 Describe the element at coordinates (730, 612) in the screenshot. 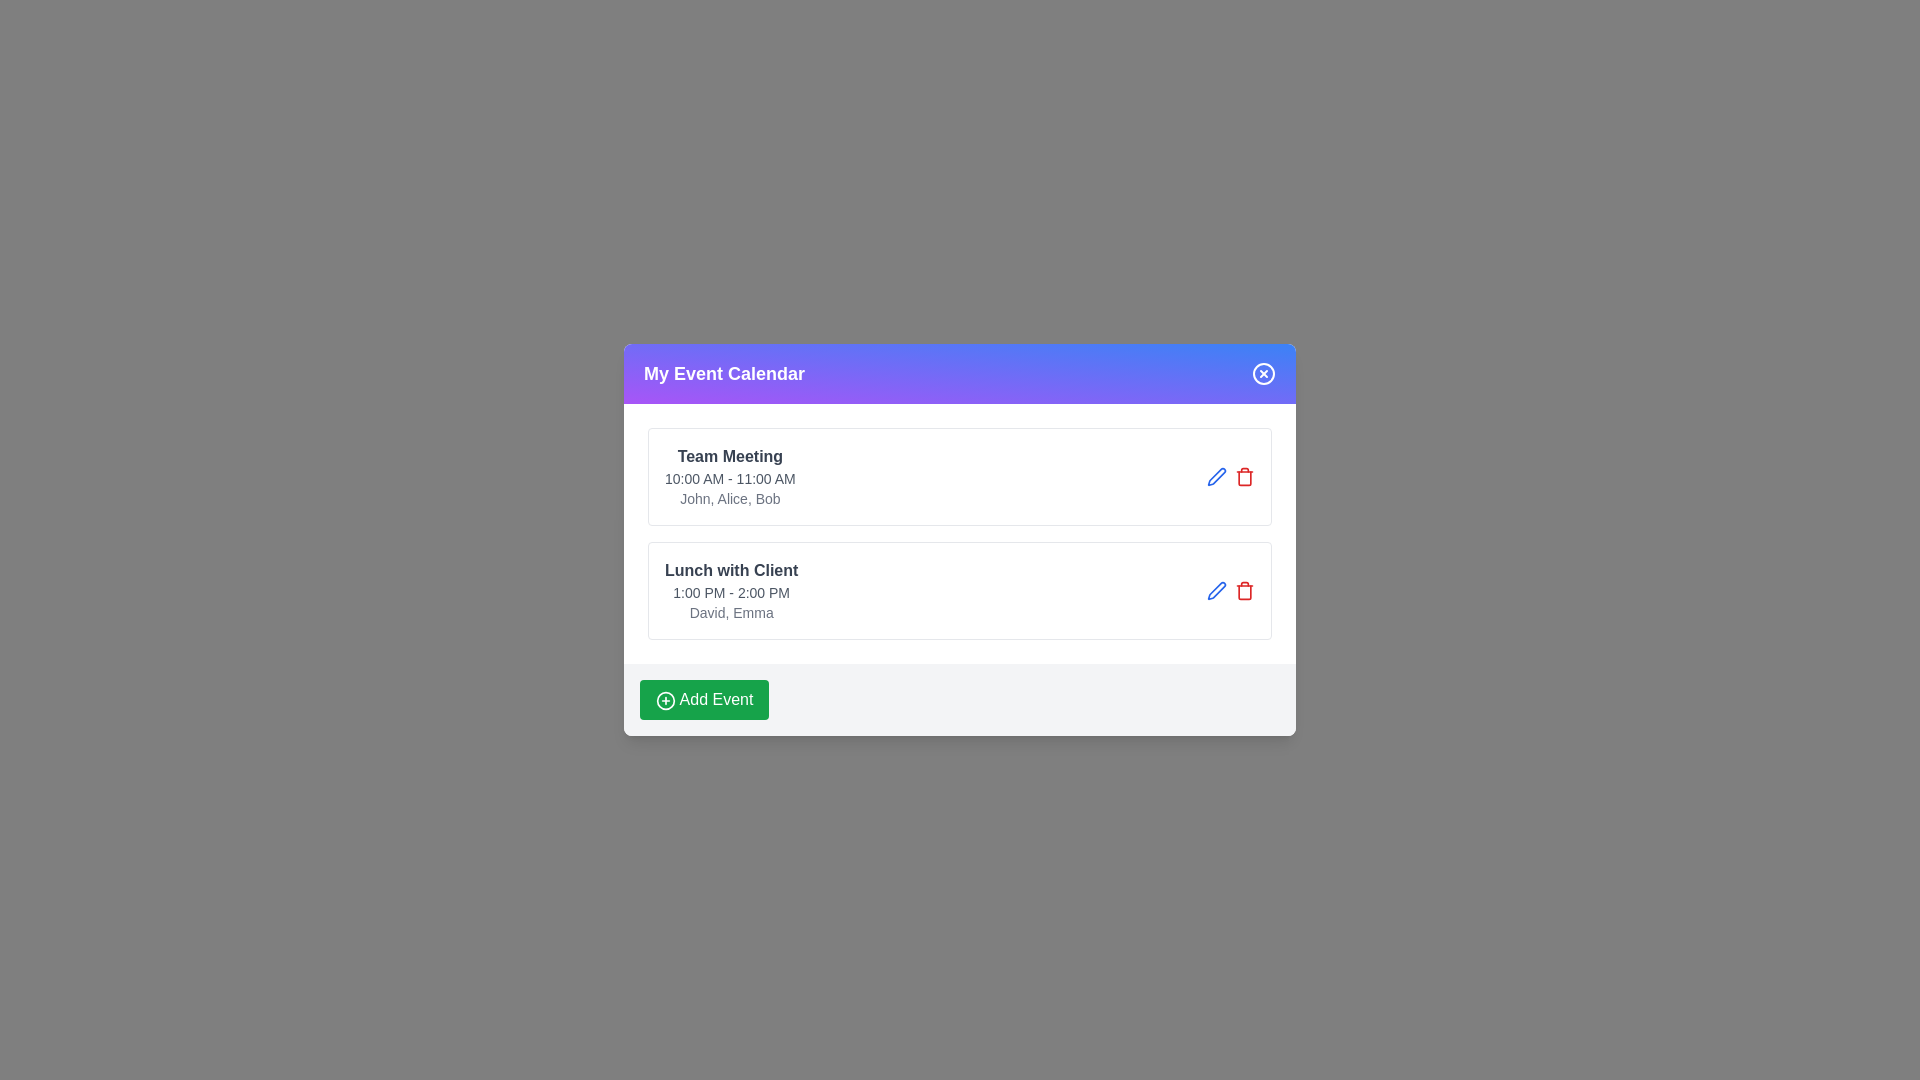

I see `the text label displaying 'David, Emma', which is styled in a smaller gray font and is located under the time range '1:00 PM - 2:00 PM' in the 'Lunch with Client' section of the calendar interface` at that location.